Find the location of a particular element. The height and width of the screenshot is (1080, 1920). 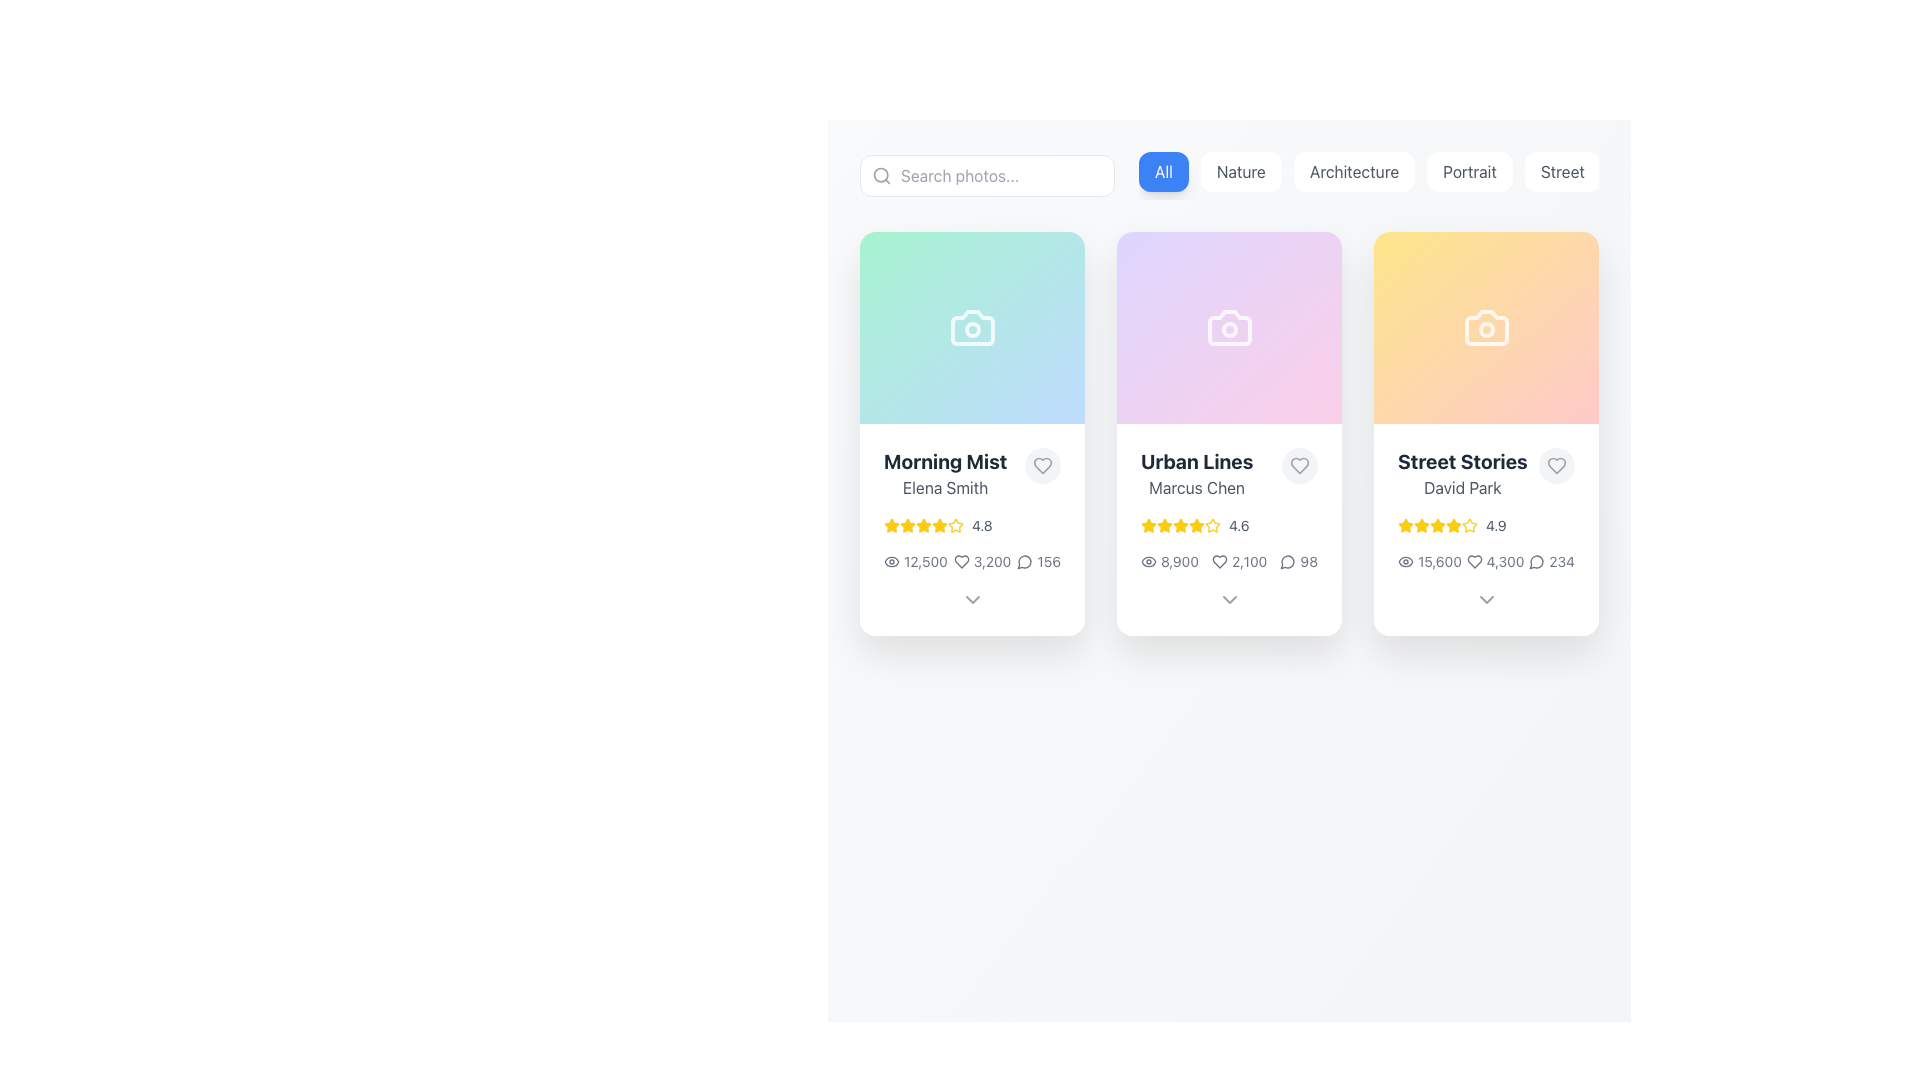

the fourth yellow star icon in the rating section underneath the 'Street Stories' card is located at coordinates (1437, 524).